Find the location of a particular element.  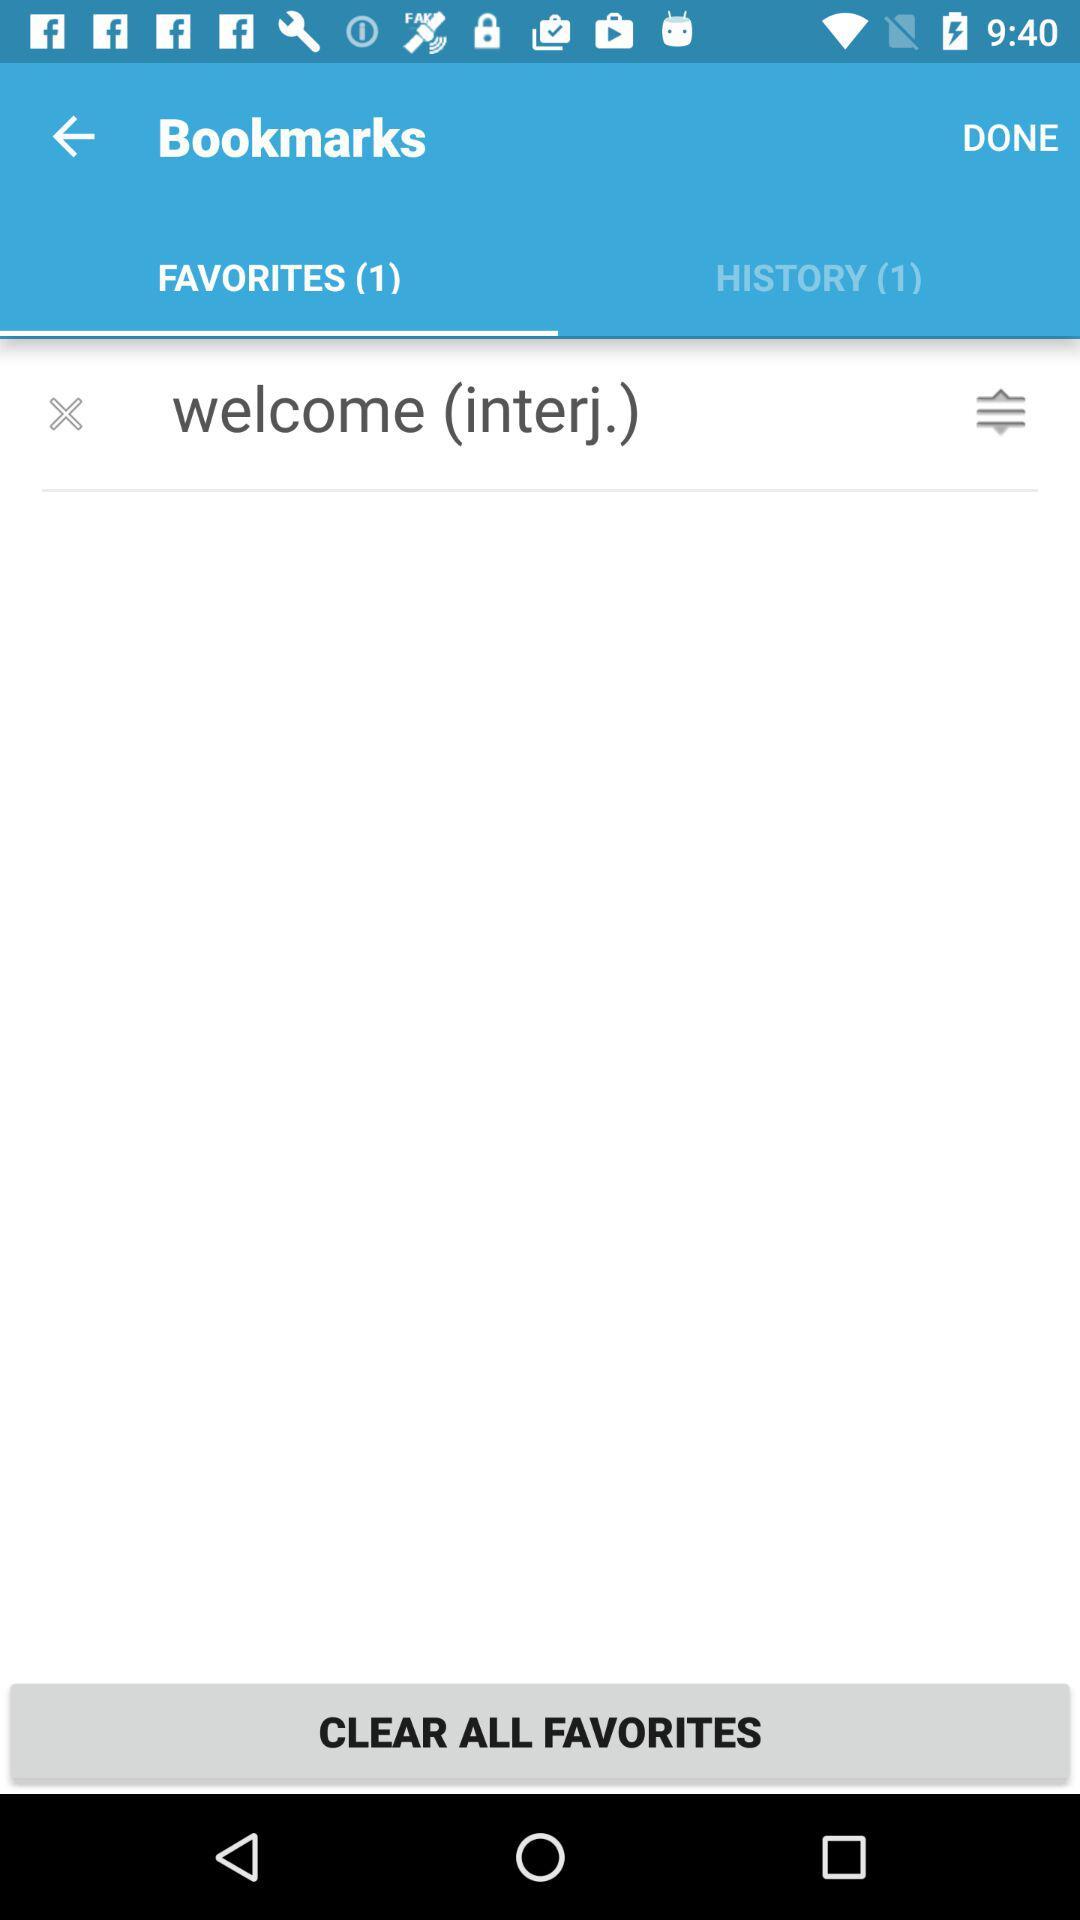

done icon is located at coordinates (1010, 135).